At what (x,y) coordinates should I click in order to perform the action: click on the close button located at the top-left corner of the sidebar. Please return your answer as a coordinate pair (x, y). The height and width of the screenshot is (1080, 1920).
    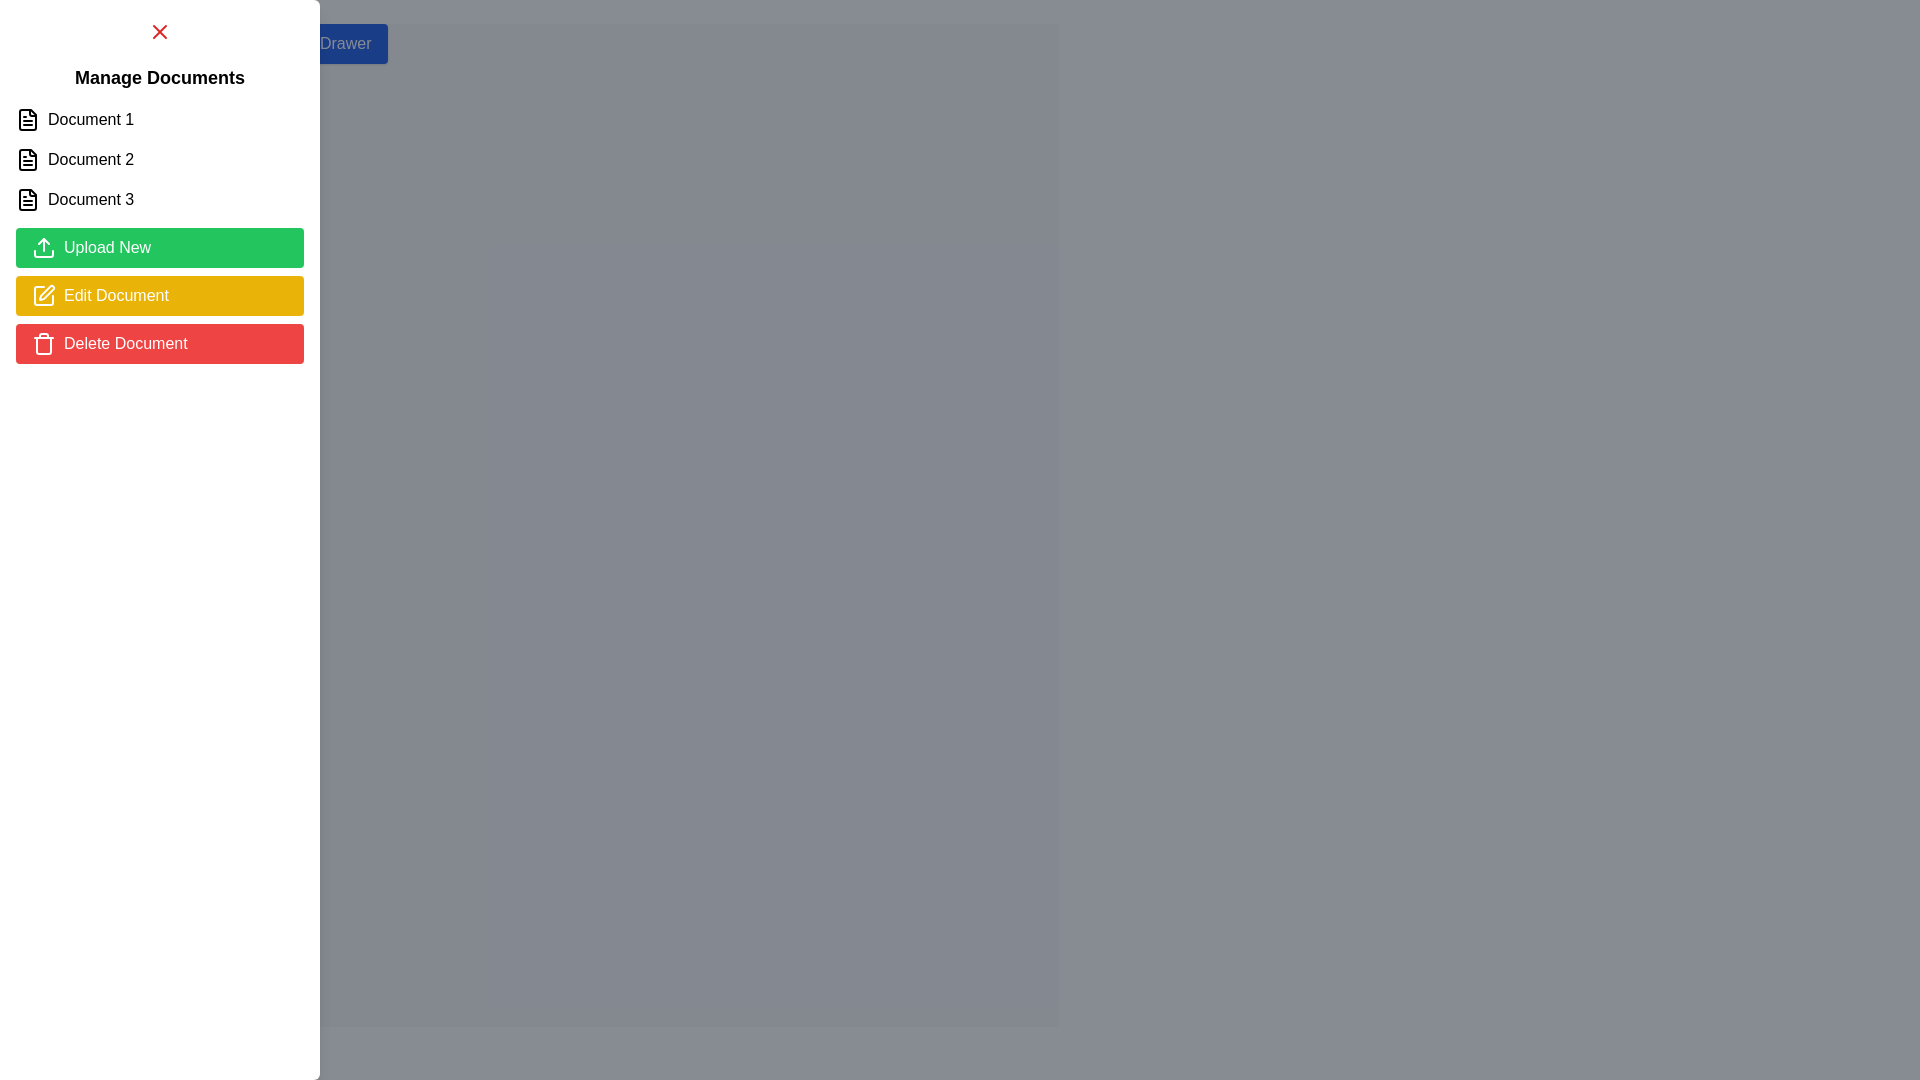
    Looking at the image, I should click on (158, 31).